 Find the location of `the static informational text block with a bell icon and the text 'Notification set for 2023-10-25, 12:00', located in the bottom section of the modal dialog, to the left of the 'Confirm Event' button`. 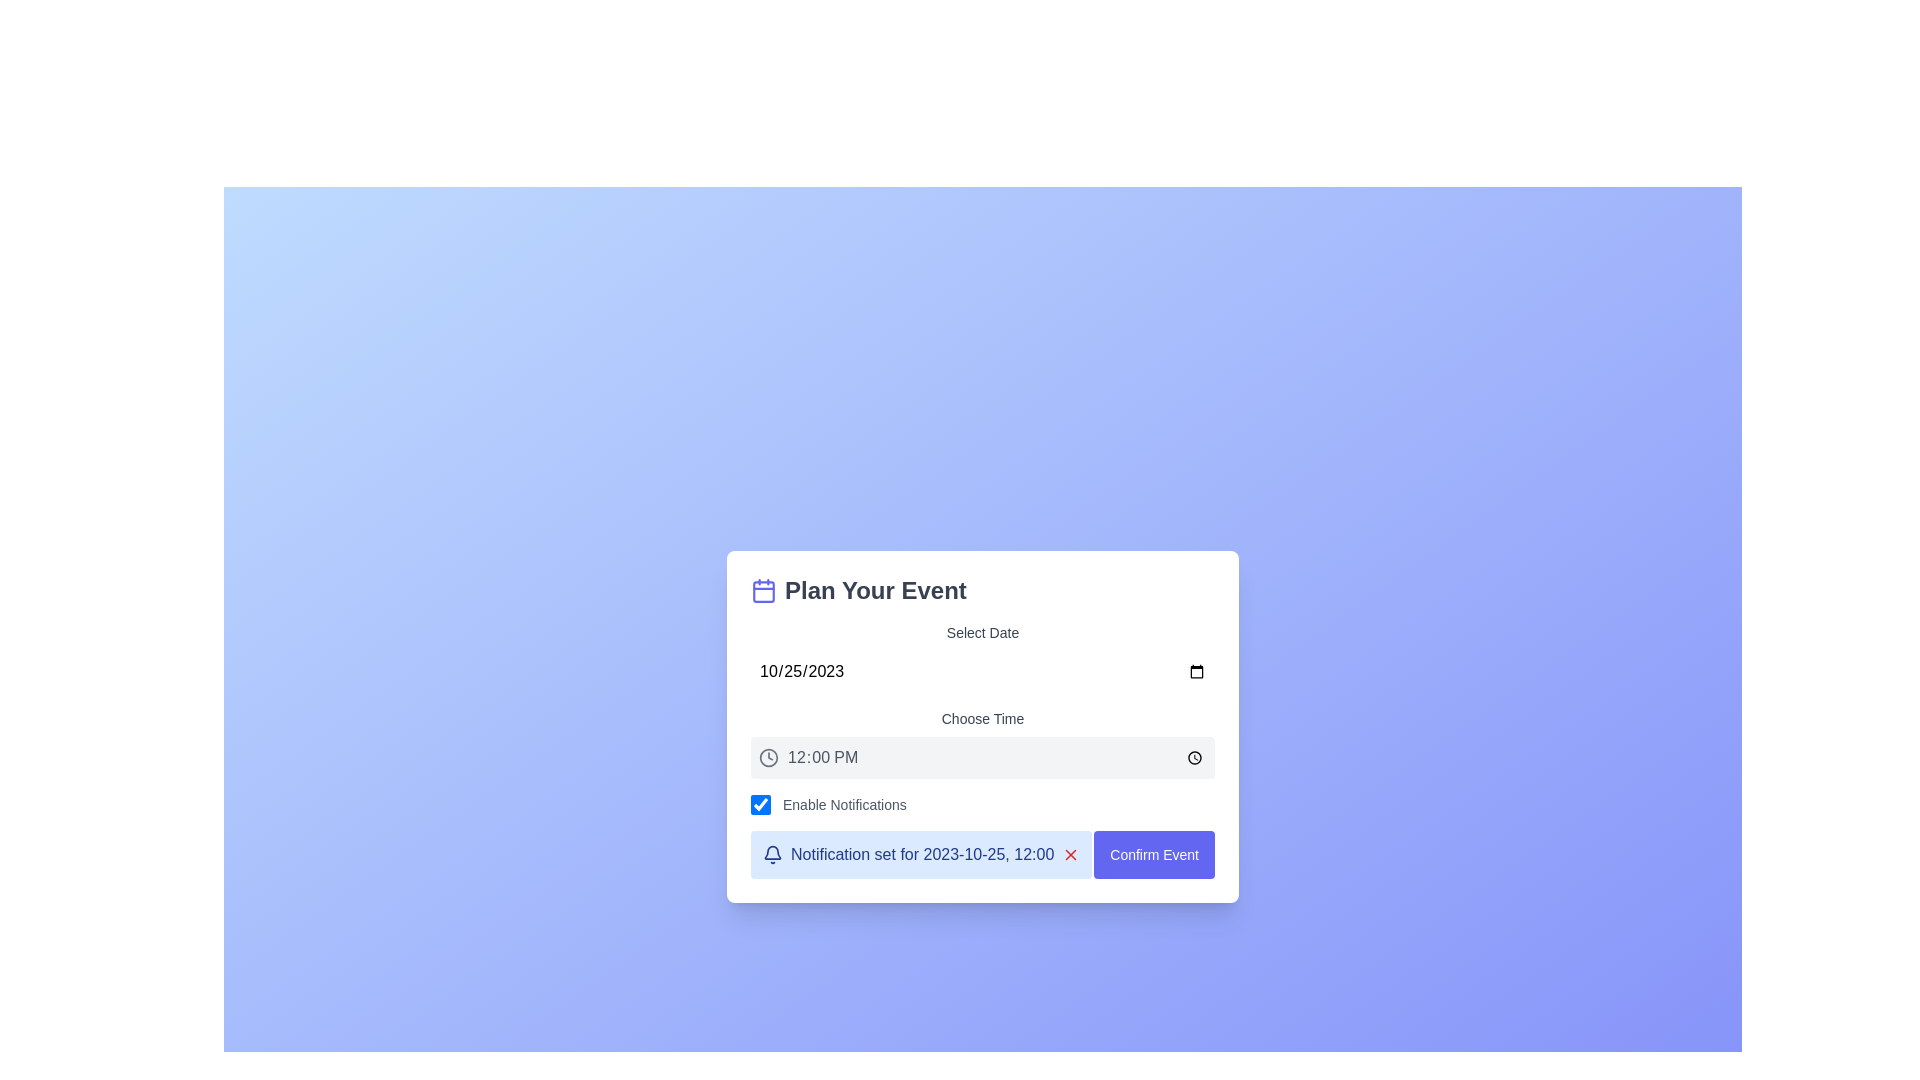

the static informational text block with a bell icon and the text 'Notification set for 2023-10-25, 12:00', located in the bottom section of the modal dialog, to the left of the 'Confirm Event' button is located at coordinates (920, 855).